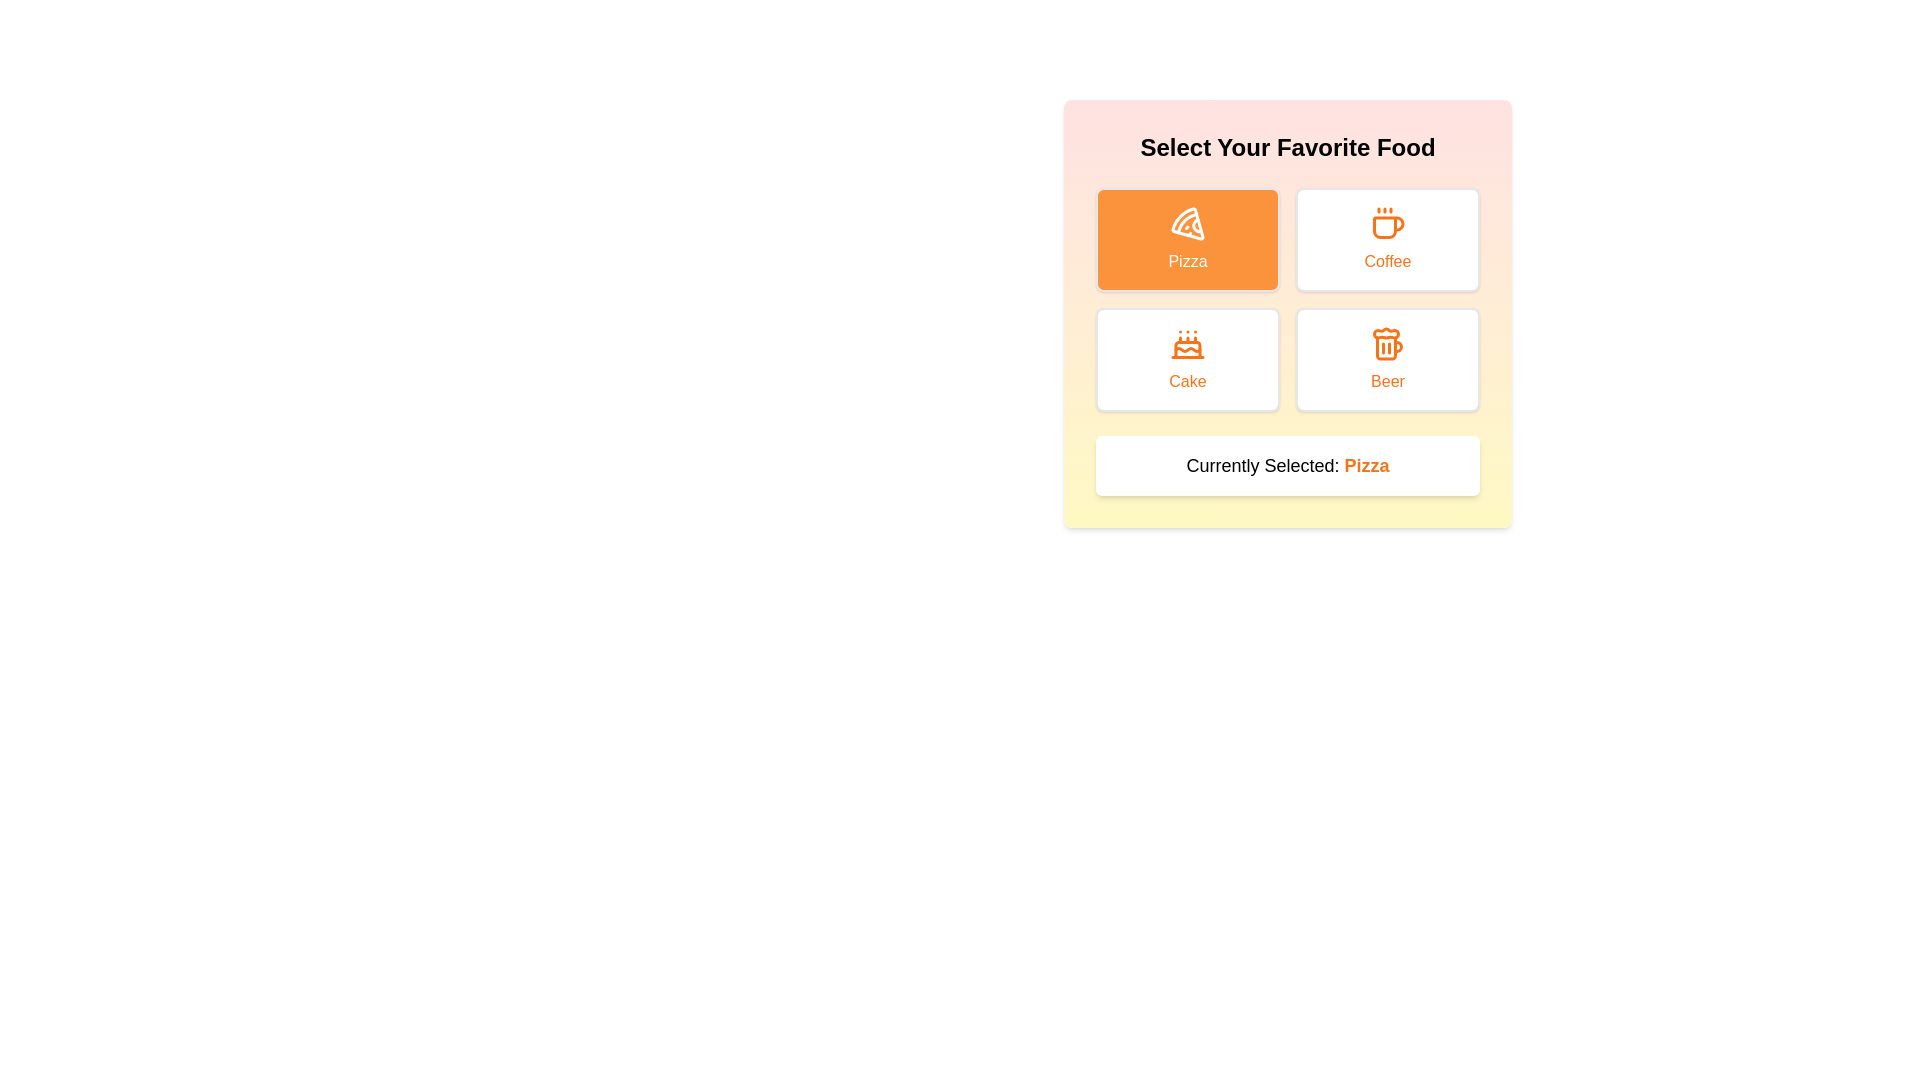 The height and width of the screenshot is (1080, 1920). What do you see at coordinates (1386, 238) in the screenshot?
I see `the Coffee button to observe the hover effect` at bounding box center [1386, 238].